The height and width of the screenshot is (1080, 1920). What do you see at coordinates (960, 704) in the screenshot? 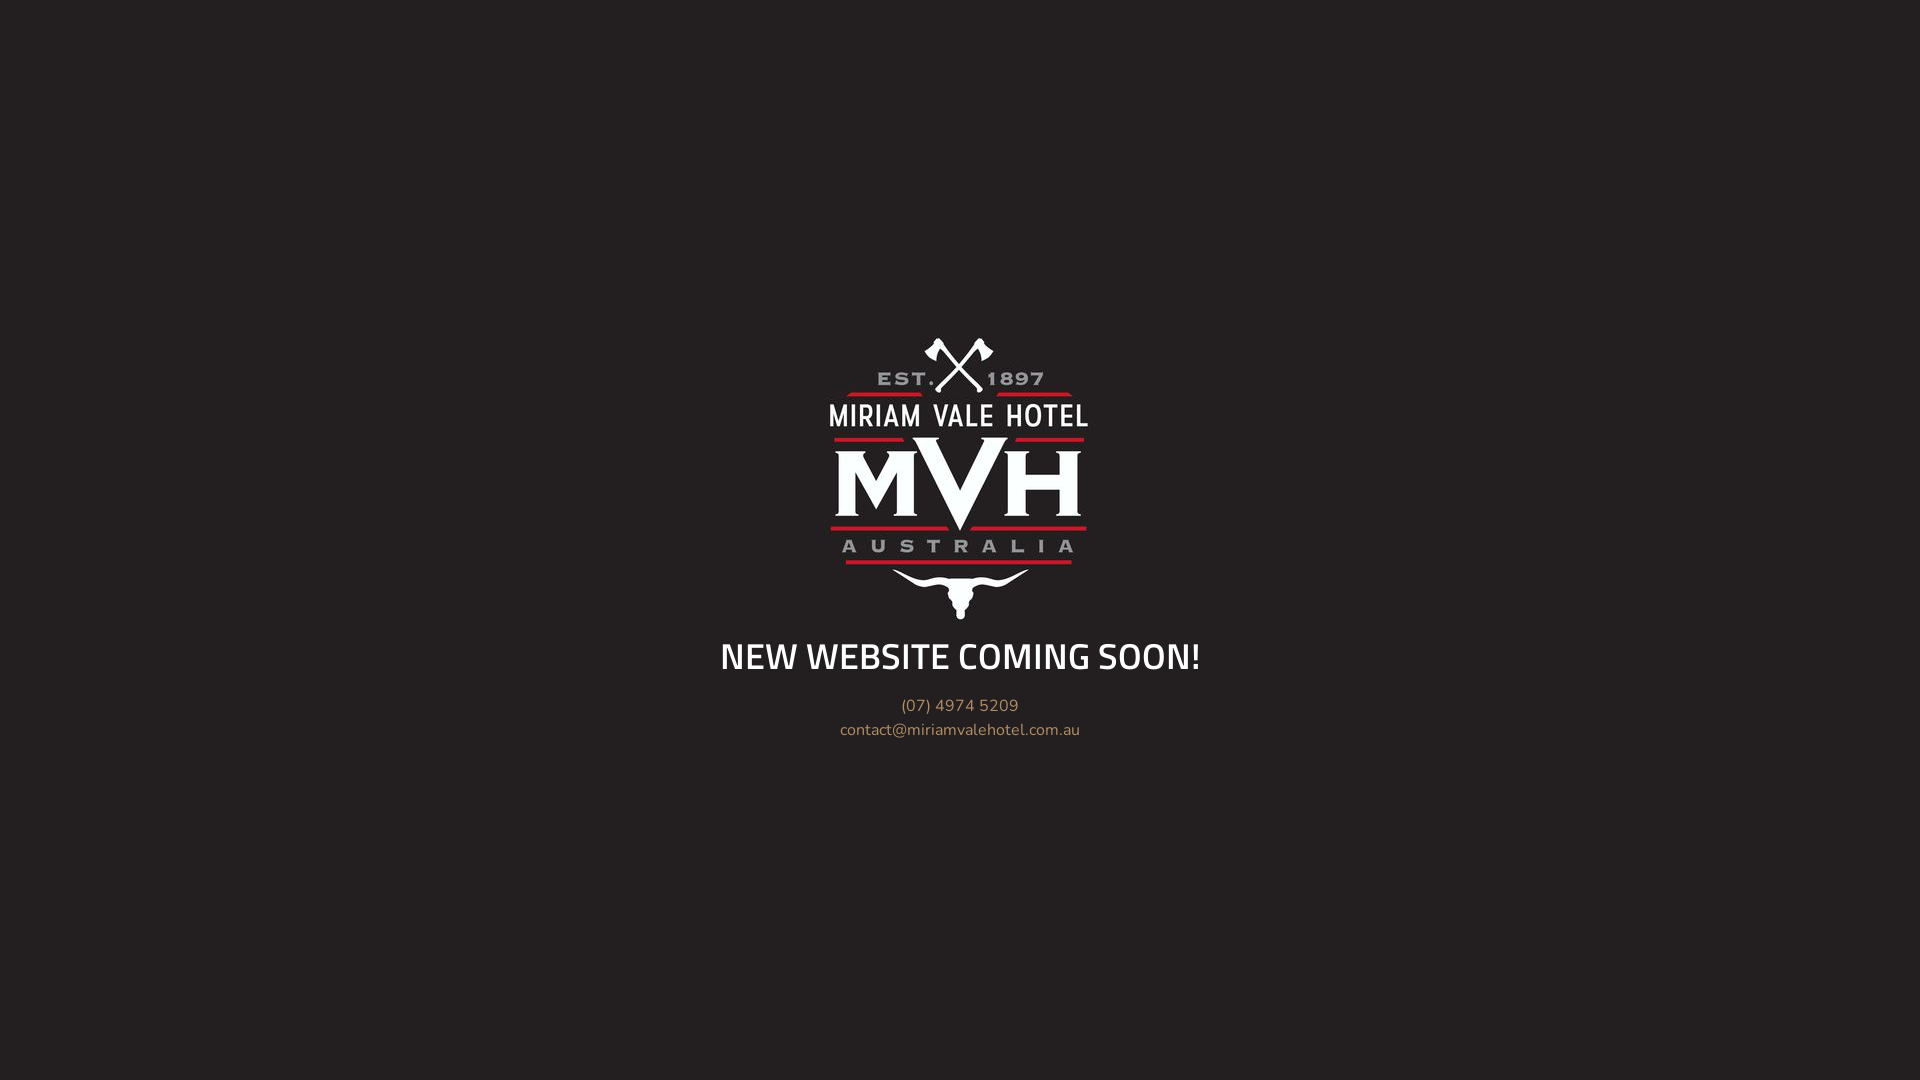
I see `'(07) 4974 5209'` at bounding box center [960, 704].